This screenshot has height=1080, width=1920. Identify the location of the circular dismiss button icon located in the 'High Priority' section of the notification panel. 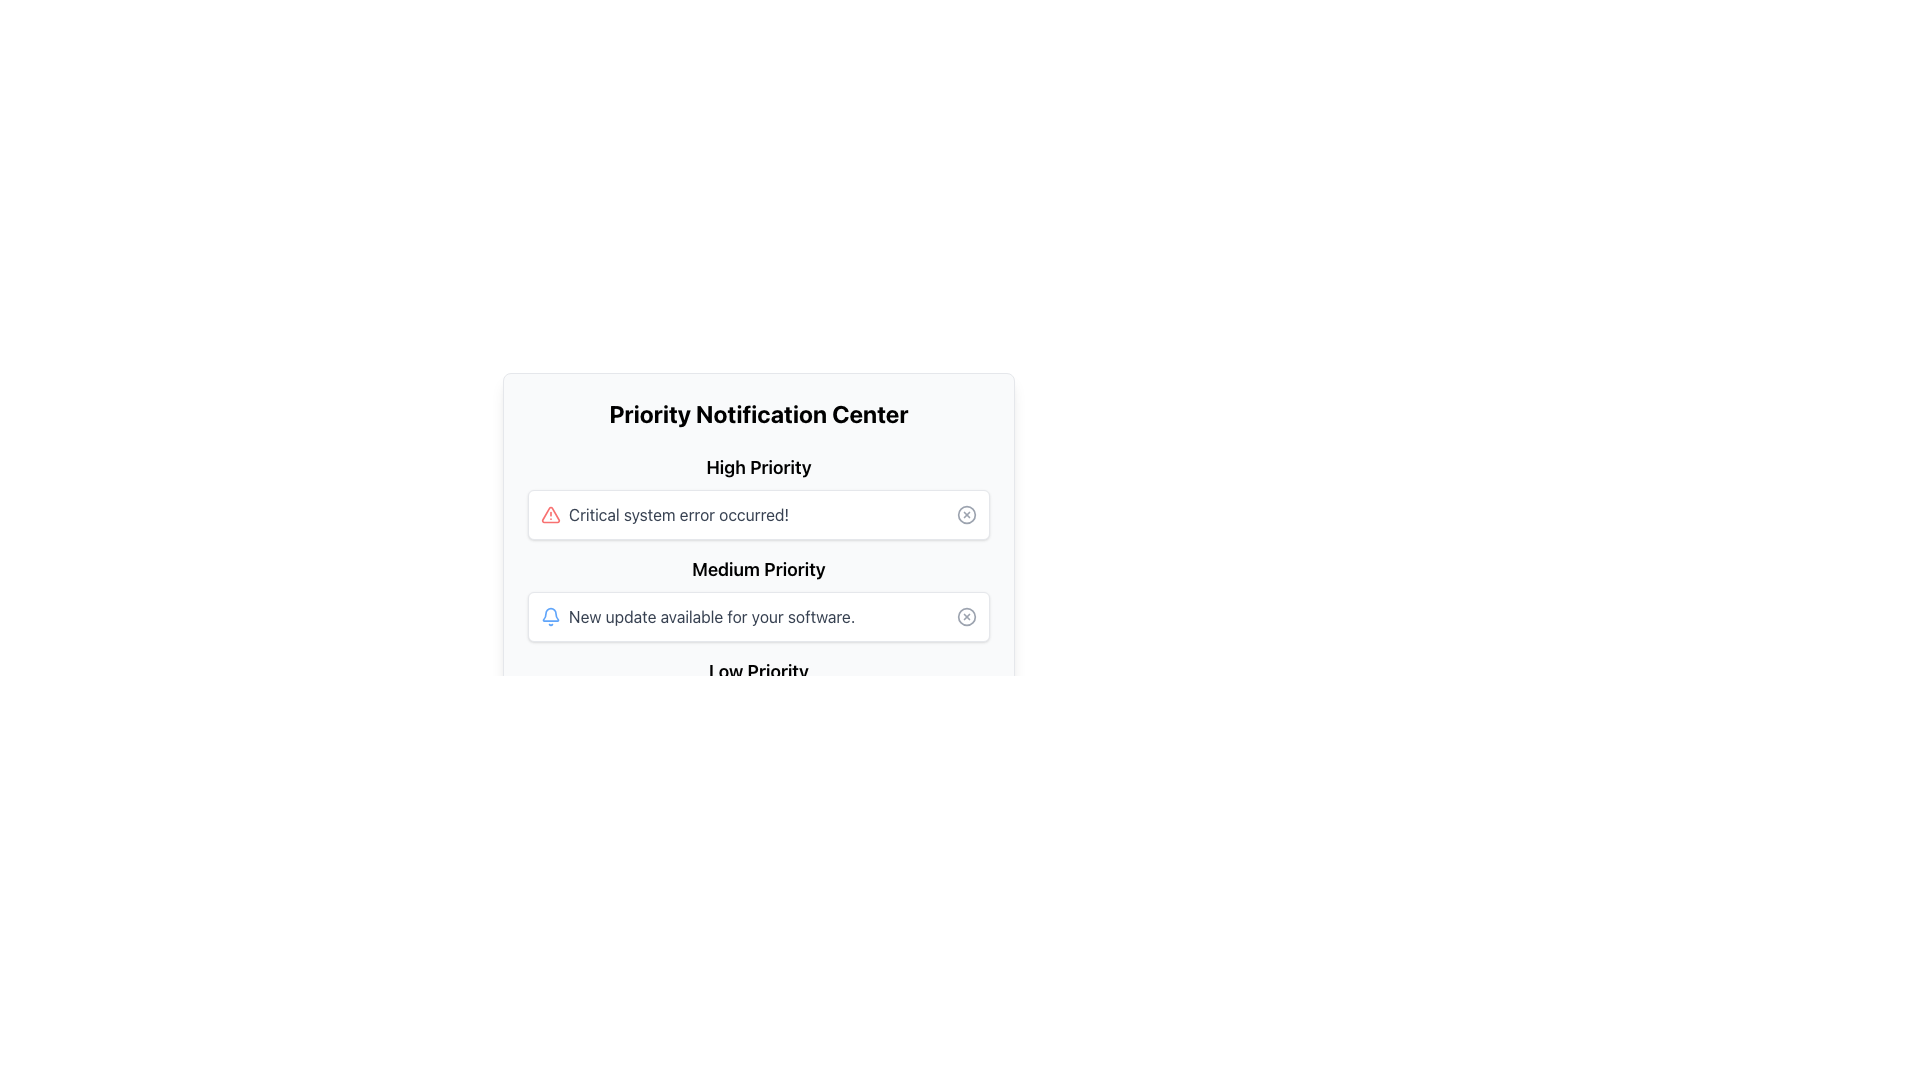
(966, 512).